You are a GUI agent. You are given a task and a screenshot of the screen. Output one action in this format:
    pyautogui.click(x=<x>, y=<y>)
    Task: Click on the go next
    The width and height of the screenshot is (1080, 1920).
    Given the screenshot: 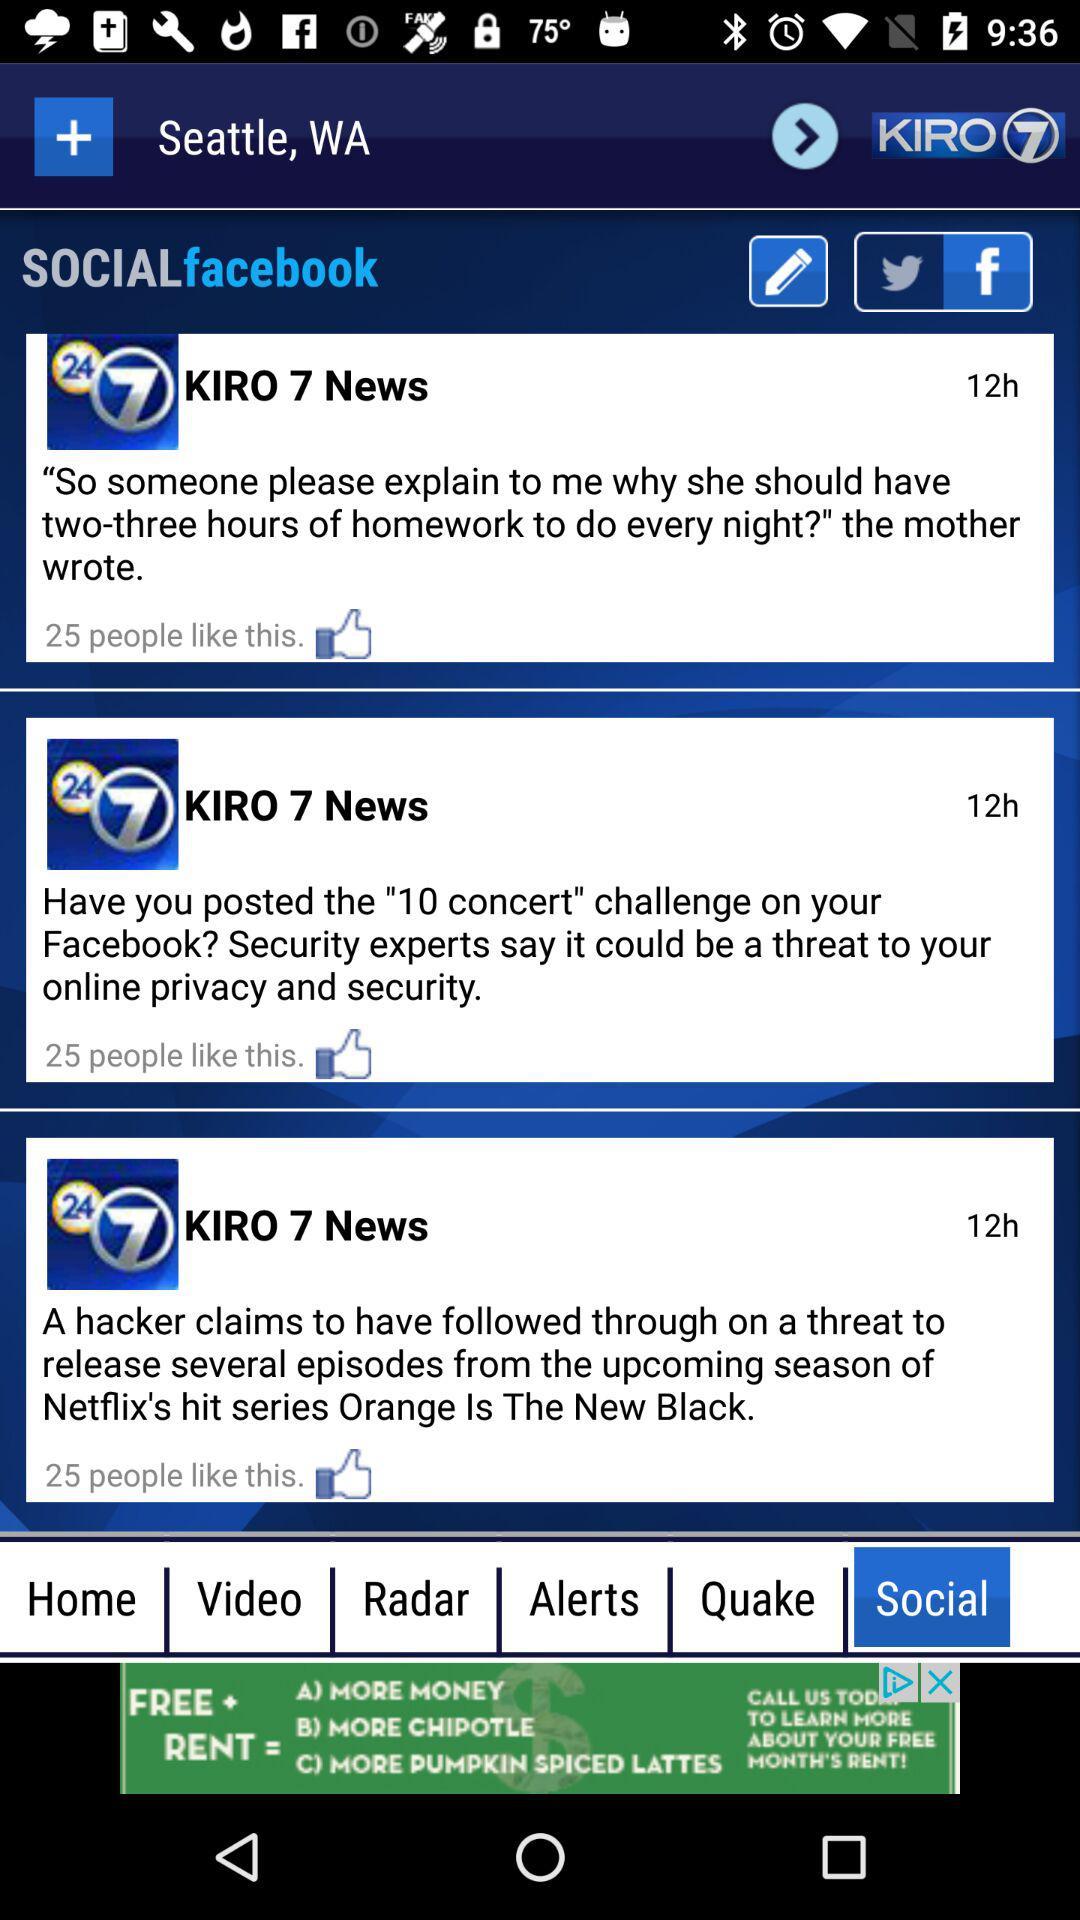 What is the action you would take?
    pyautogui.click(x=804, y=135)
    